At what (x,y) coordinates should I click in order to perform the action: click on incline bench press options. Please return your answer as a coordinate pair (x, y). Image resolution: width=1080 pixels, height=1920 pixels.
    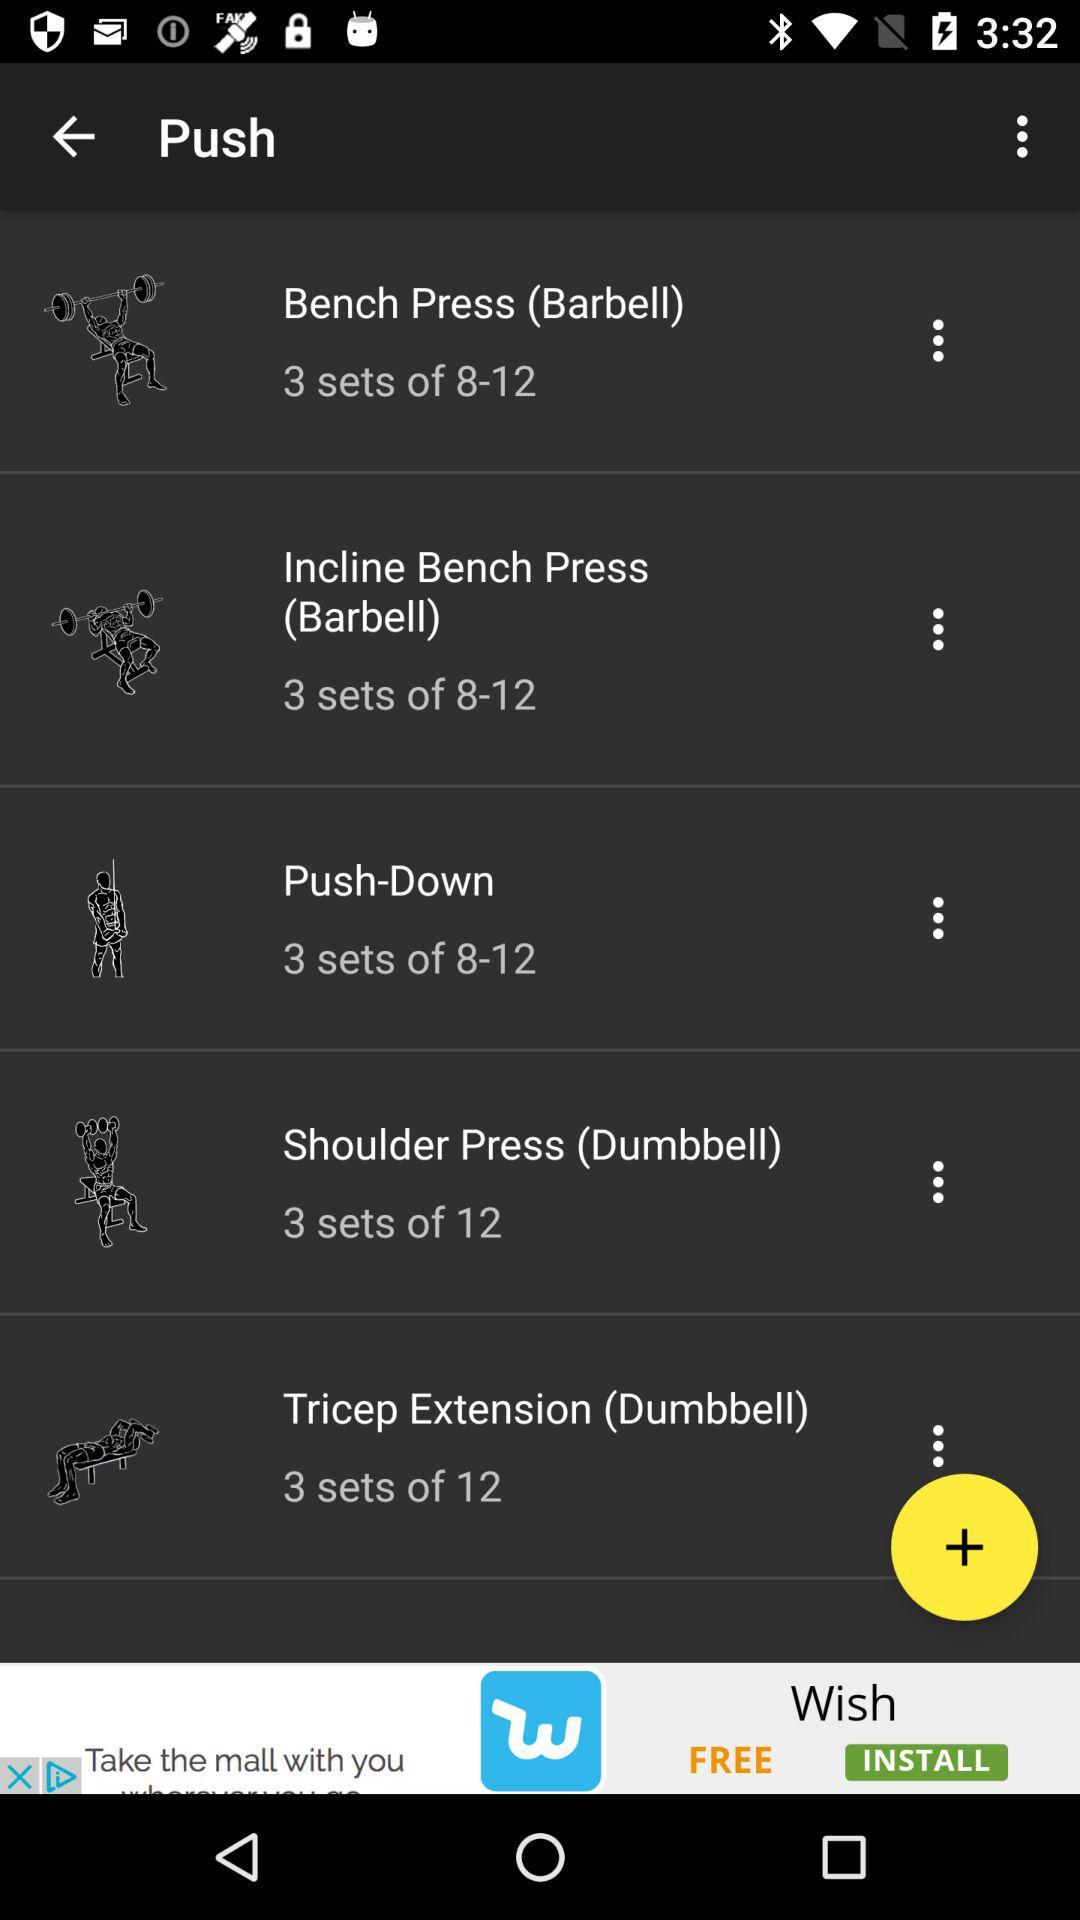
    Looking at the image, I should click on (938, 628).